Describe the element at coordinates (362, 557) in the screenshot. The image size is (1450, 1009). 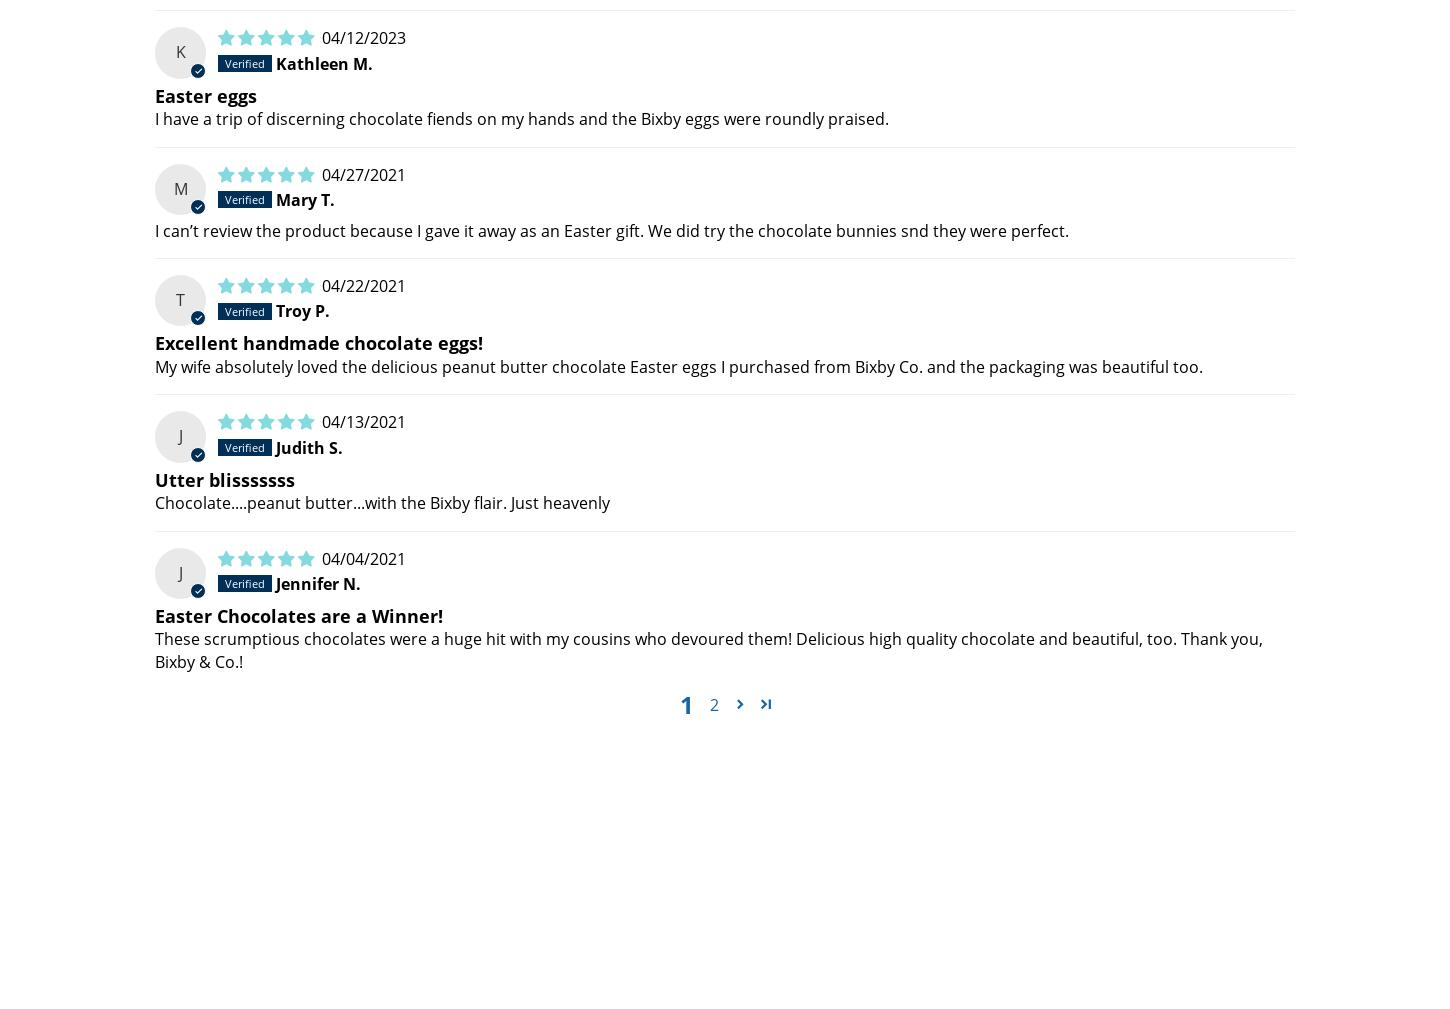
I see `'04/04/2021'` at that location.